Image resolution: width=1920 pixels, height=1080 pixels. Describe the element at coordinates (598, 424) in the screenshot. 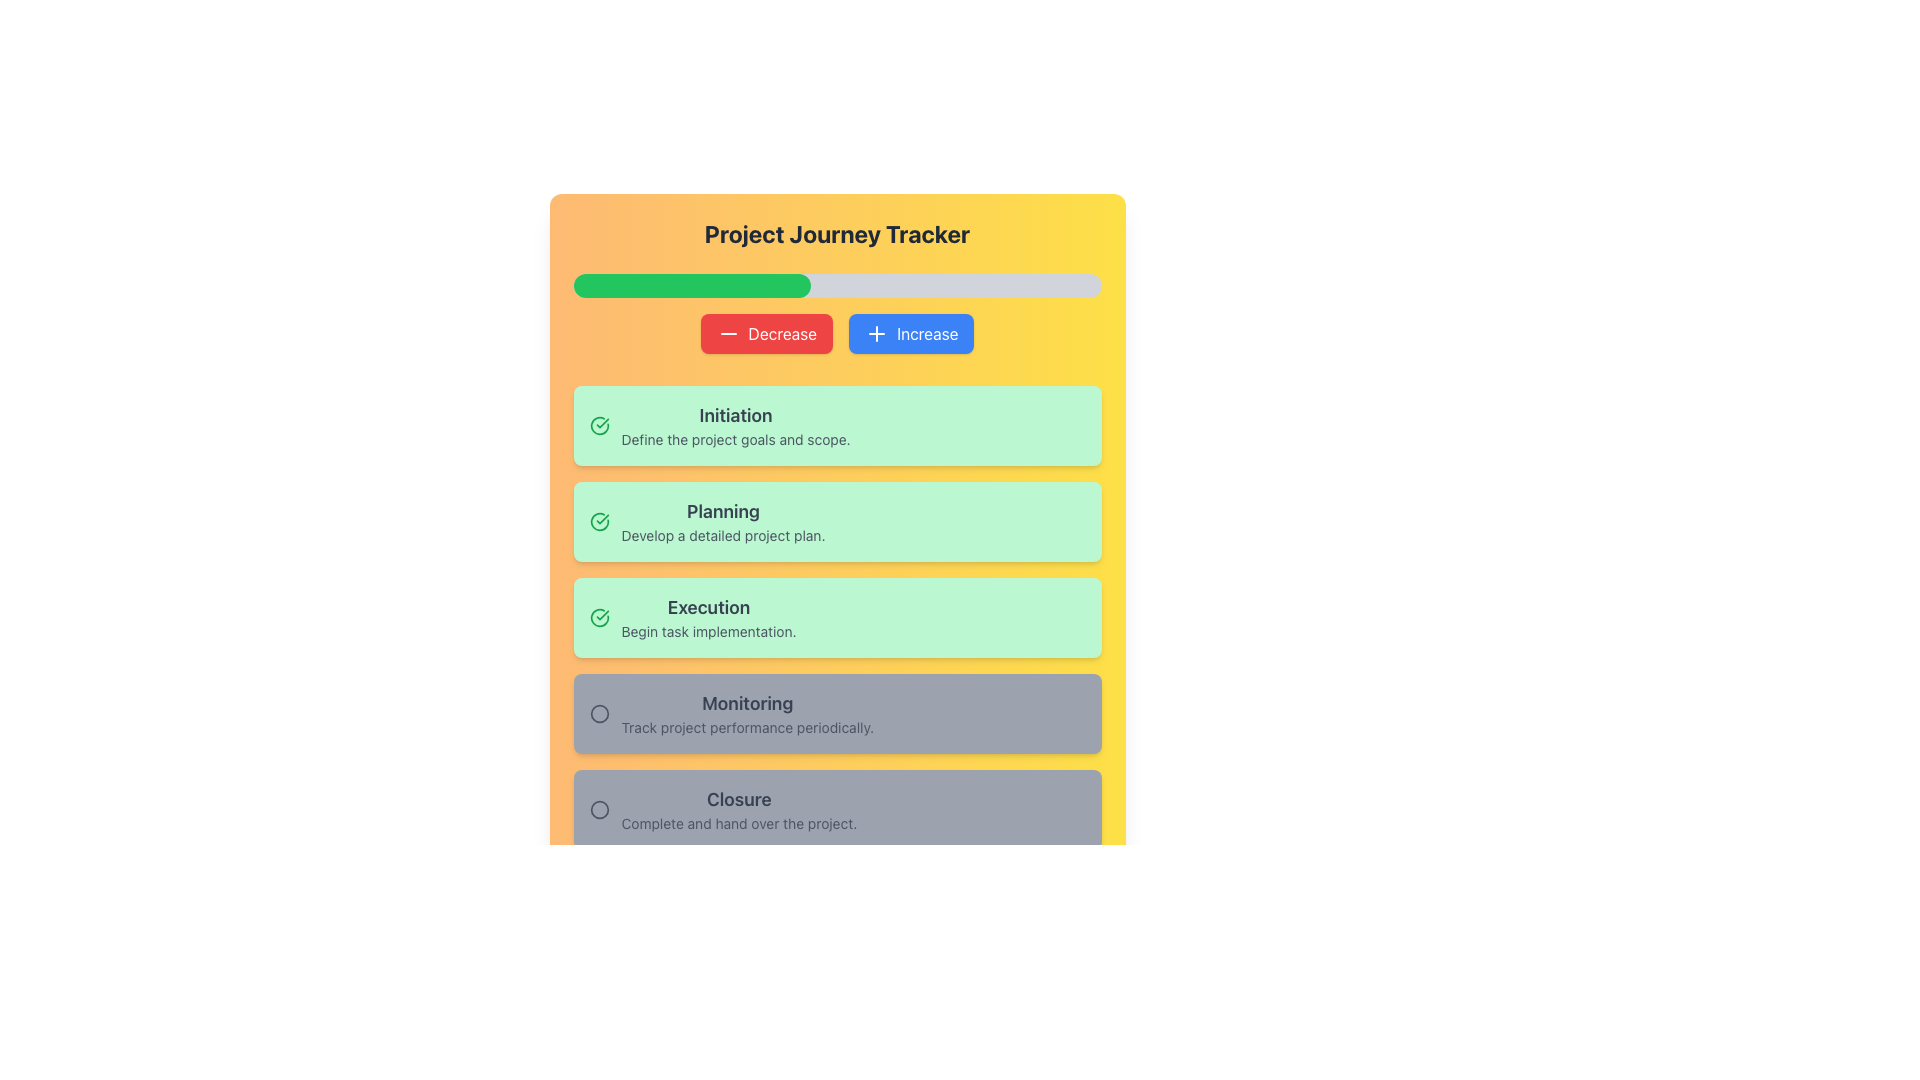

I see `the circular green checkmark icon located at the left end of the 'Initiation' rectangle` at that location.